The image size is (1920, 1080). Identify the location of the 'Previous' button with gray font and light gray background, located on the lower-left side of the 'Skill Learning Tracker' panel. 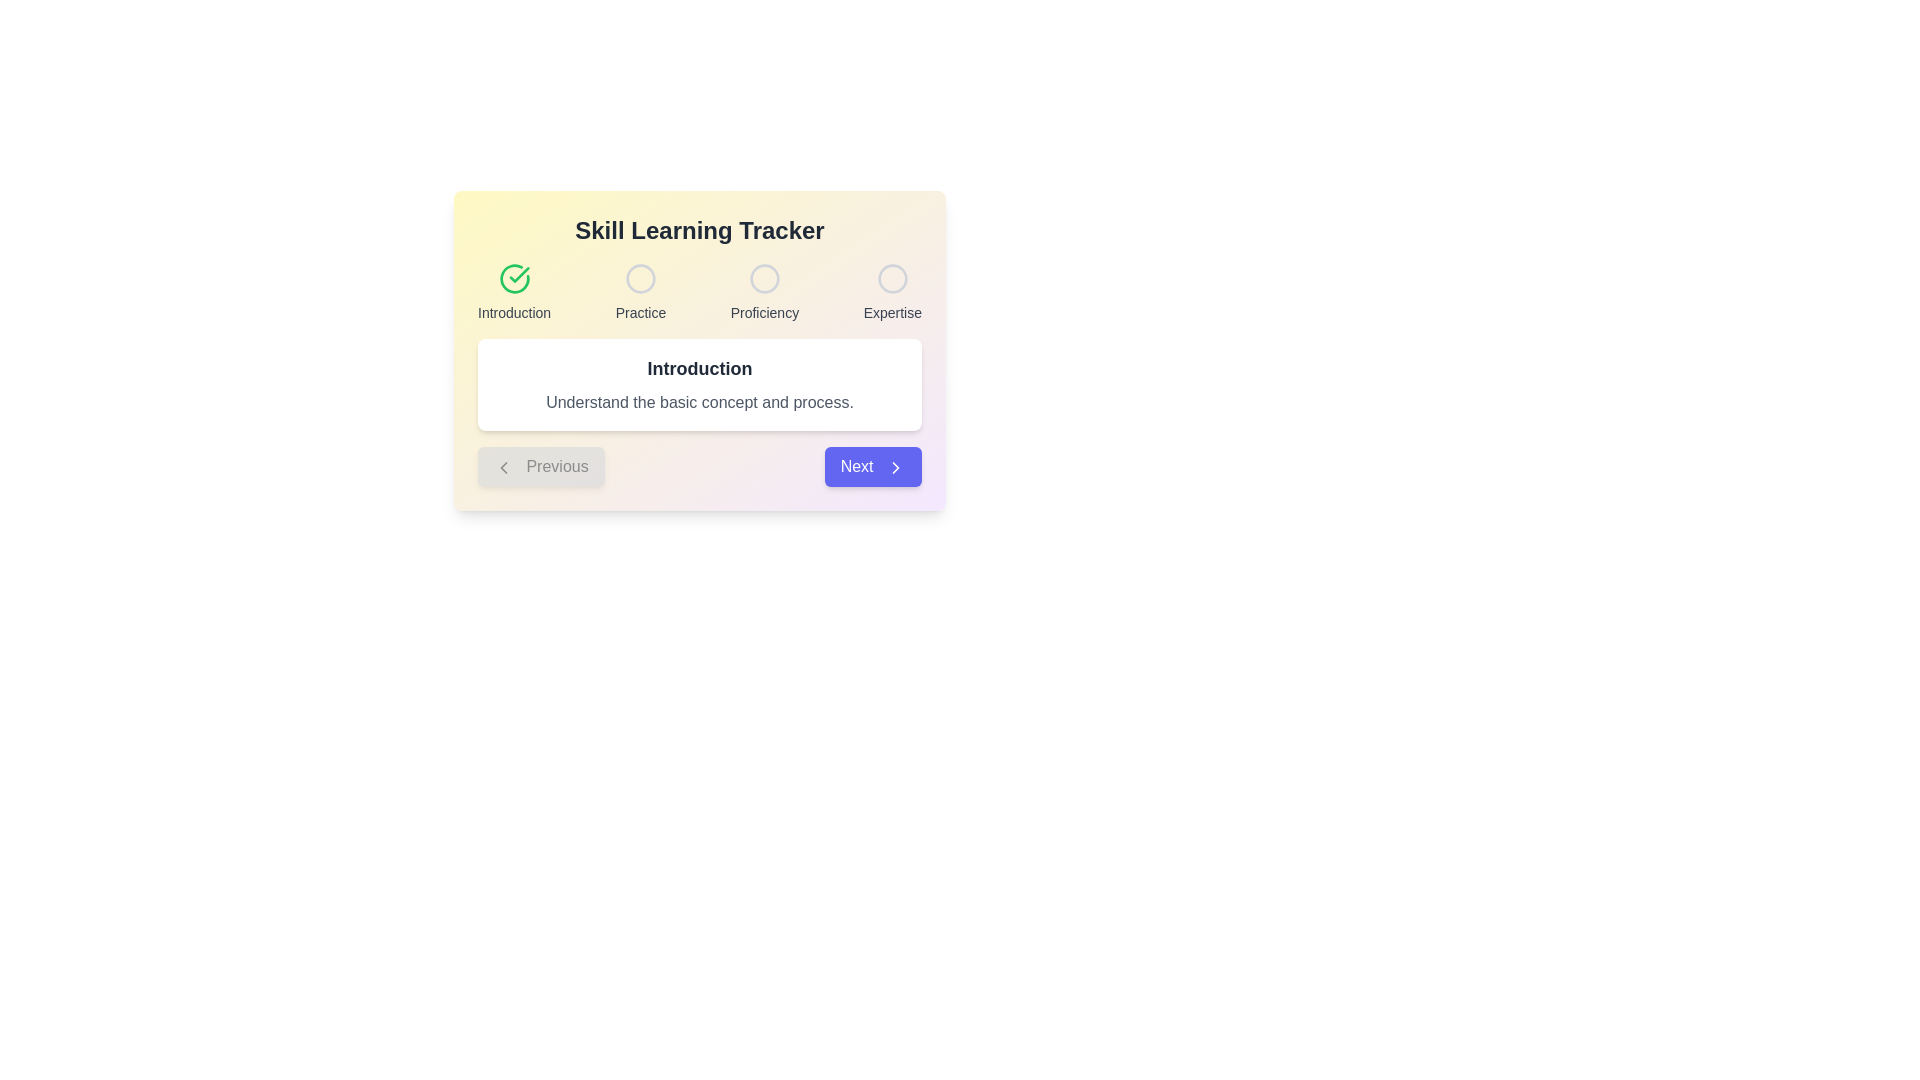
(541, 466).